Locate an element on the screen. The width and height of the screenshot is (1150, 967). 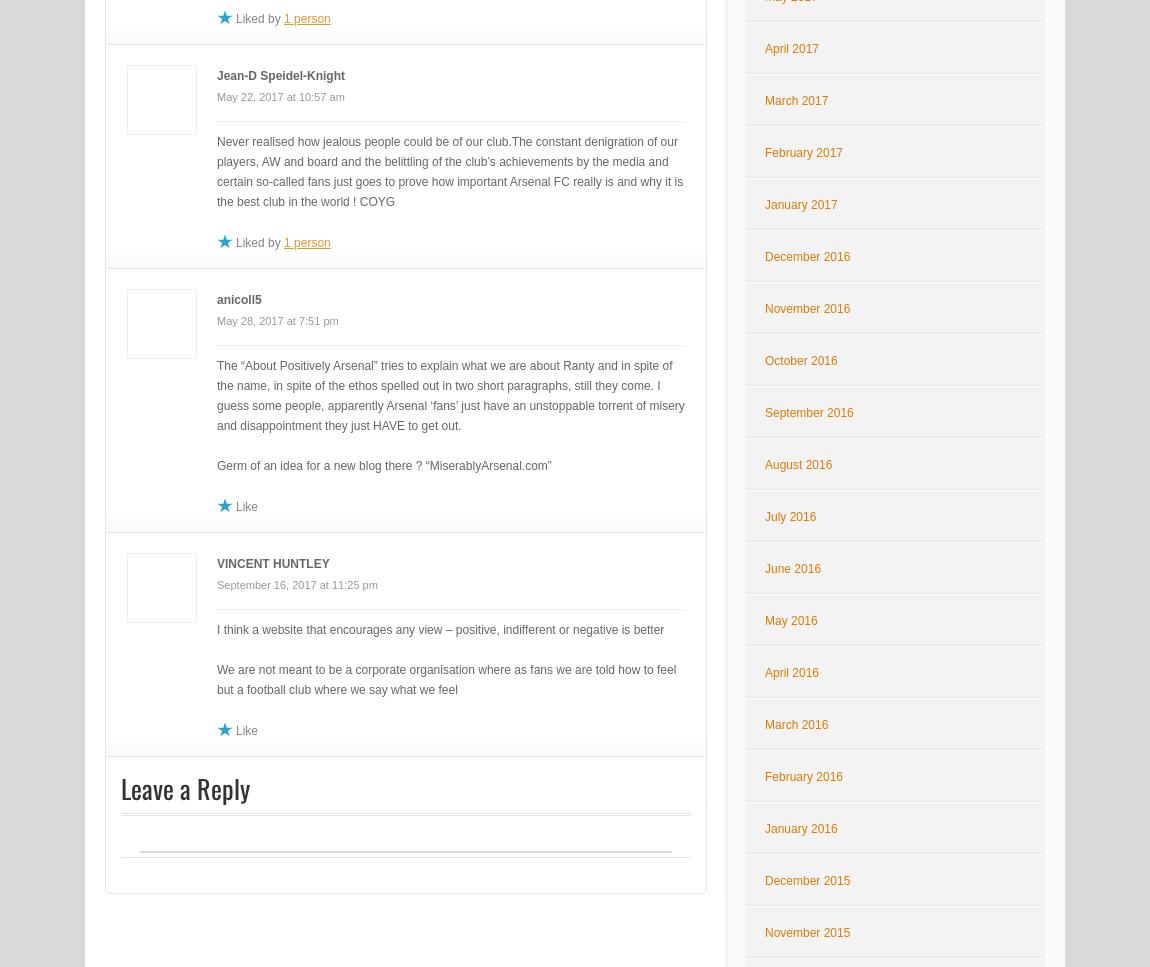
'April 2016' is located at coordinates (791, 673).